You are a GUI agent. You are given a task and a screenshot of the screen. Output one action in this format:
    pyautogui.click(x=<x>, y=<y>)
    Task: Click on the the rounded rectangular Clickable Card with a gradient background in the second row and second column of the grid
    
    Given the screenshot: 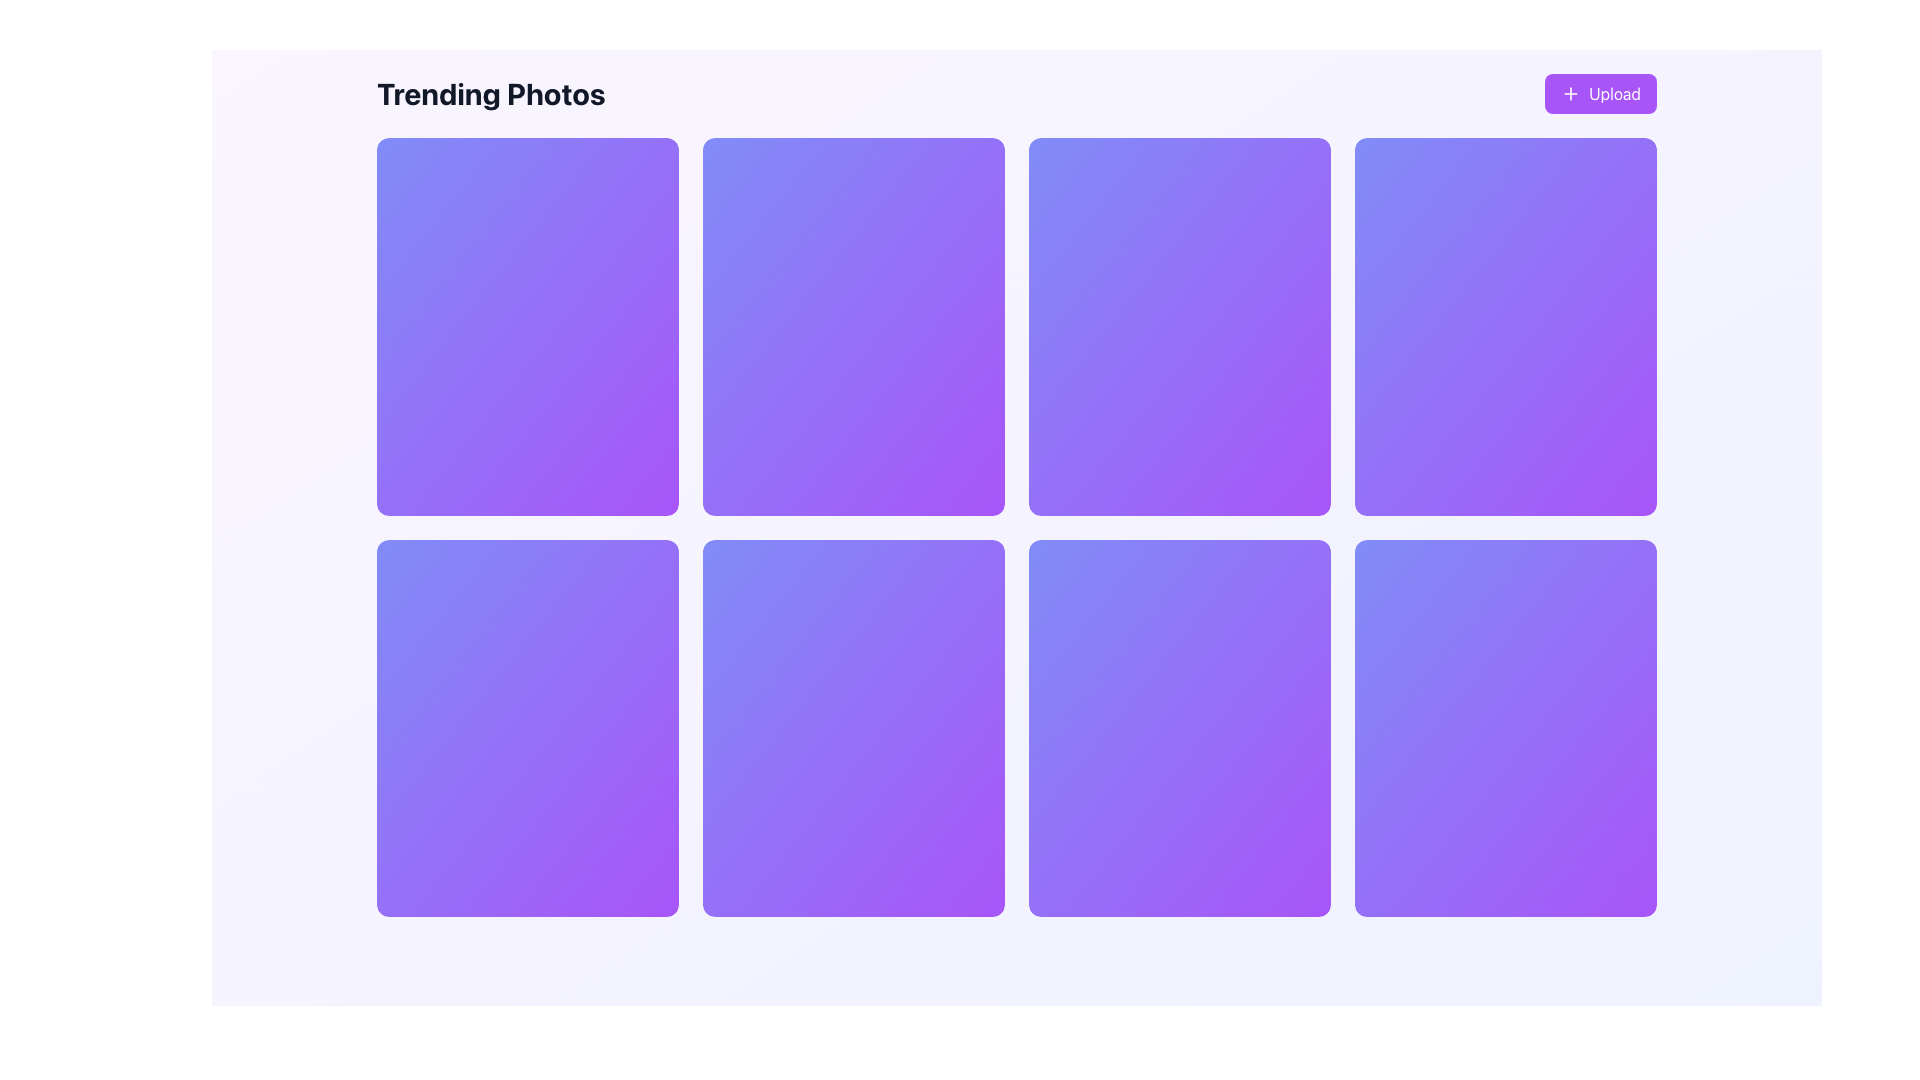 What is the action you would take?
    pyautogui.click(x=854, y=728)
    